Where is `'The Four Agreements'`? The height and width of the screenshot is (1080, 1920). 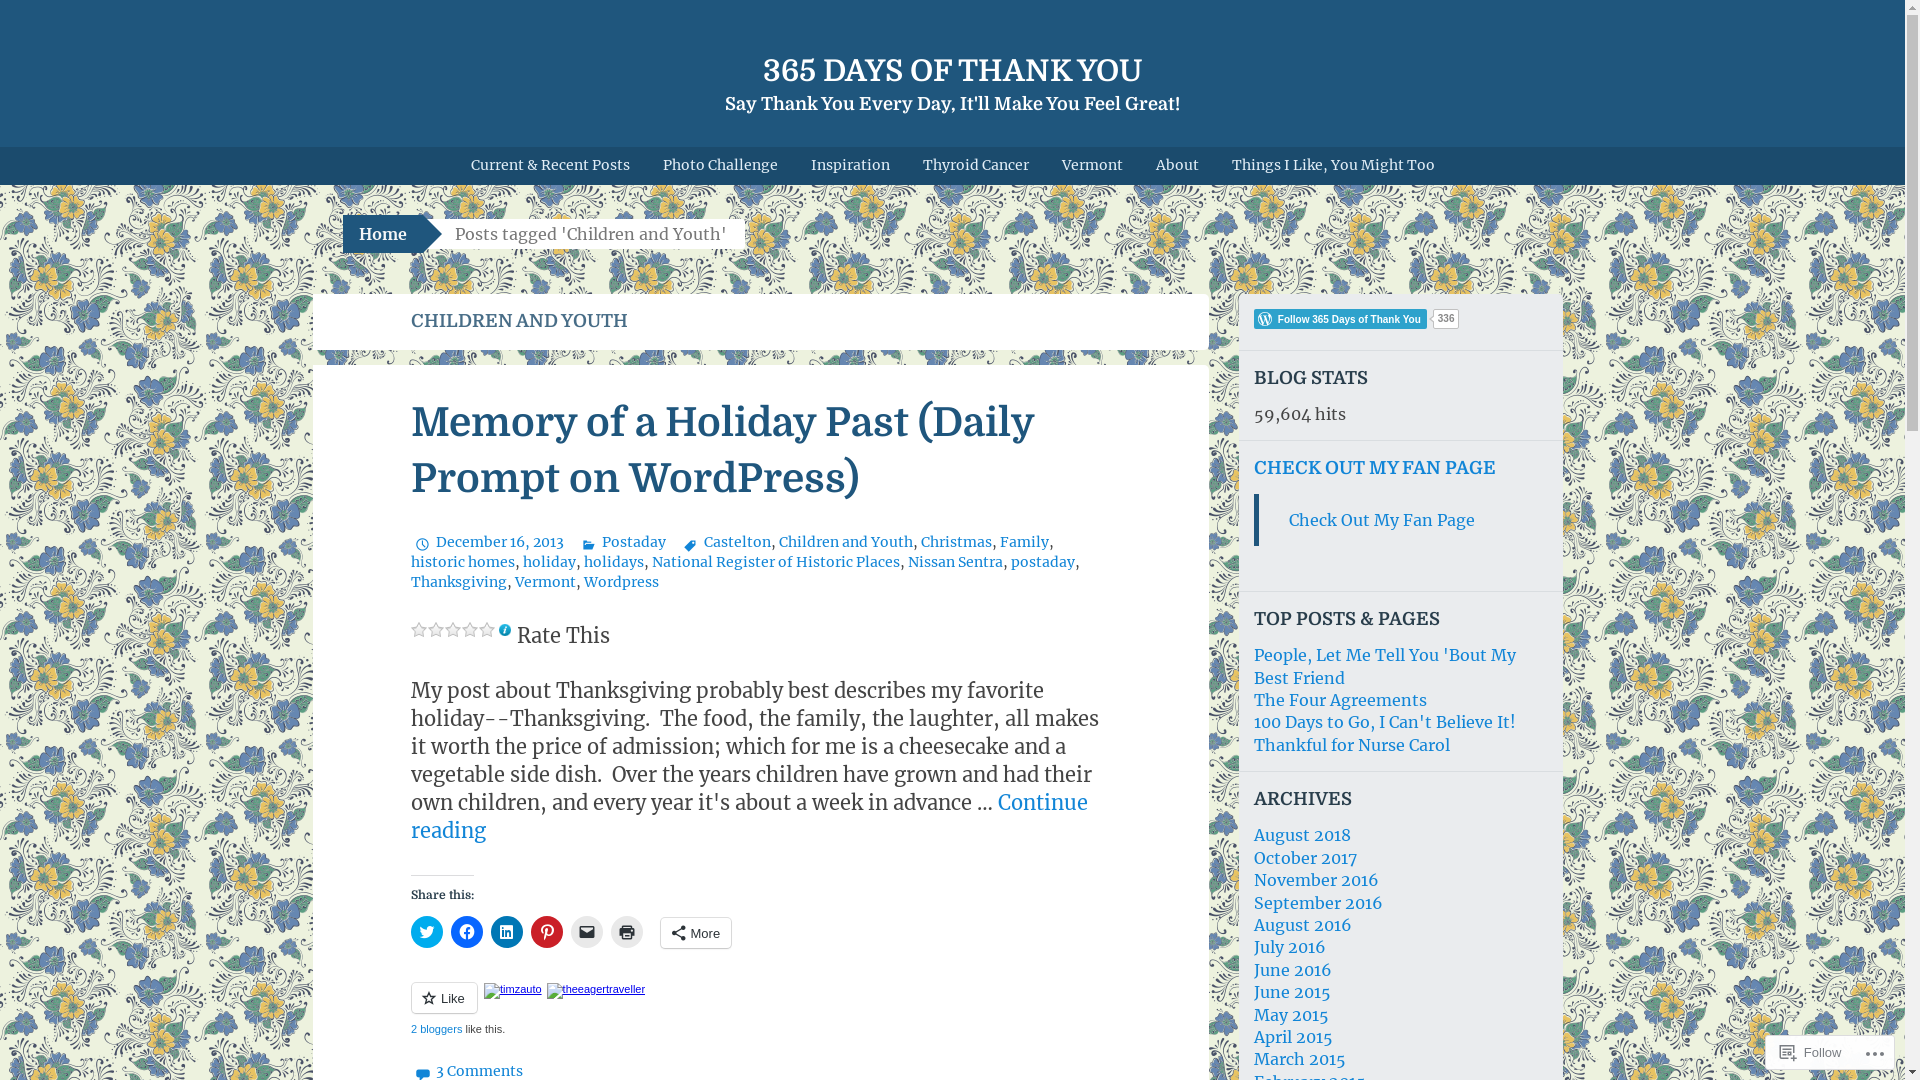
'The Four Agreements' is located at coordinates (1340, 698).